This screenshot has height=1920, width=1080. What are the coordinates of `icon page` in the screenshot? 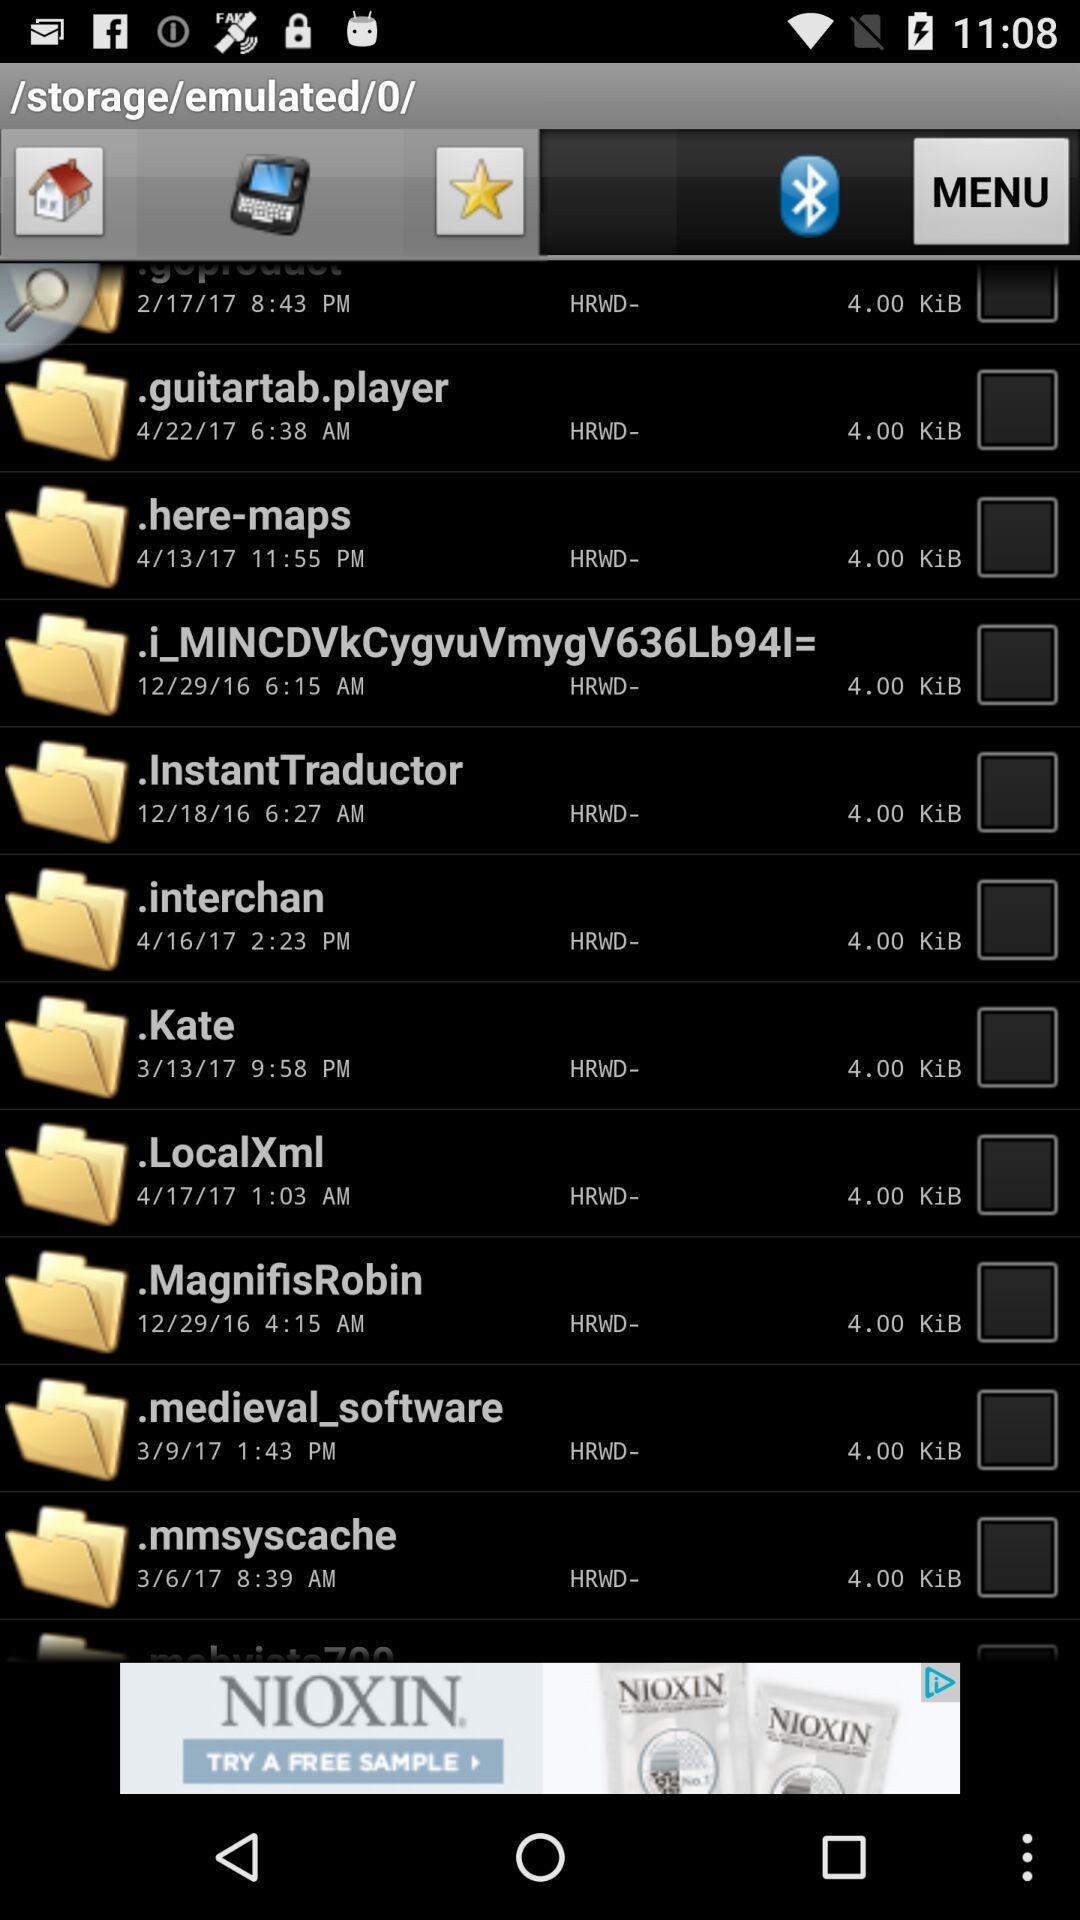 It's located at (480, 196).